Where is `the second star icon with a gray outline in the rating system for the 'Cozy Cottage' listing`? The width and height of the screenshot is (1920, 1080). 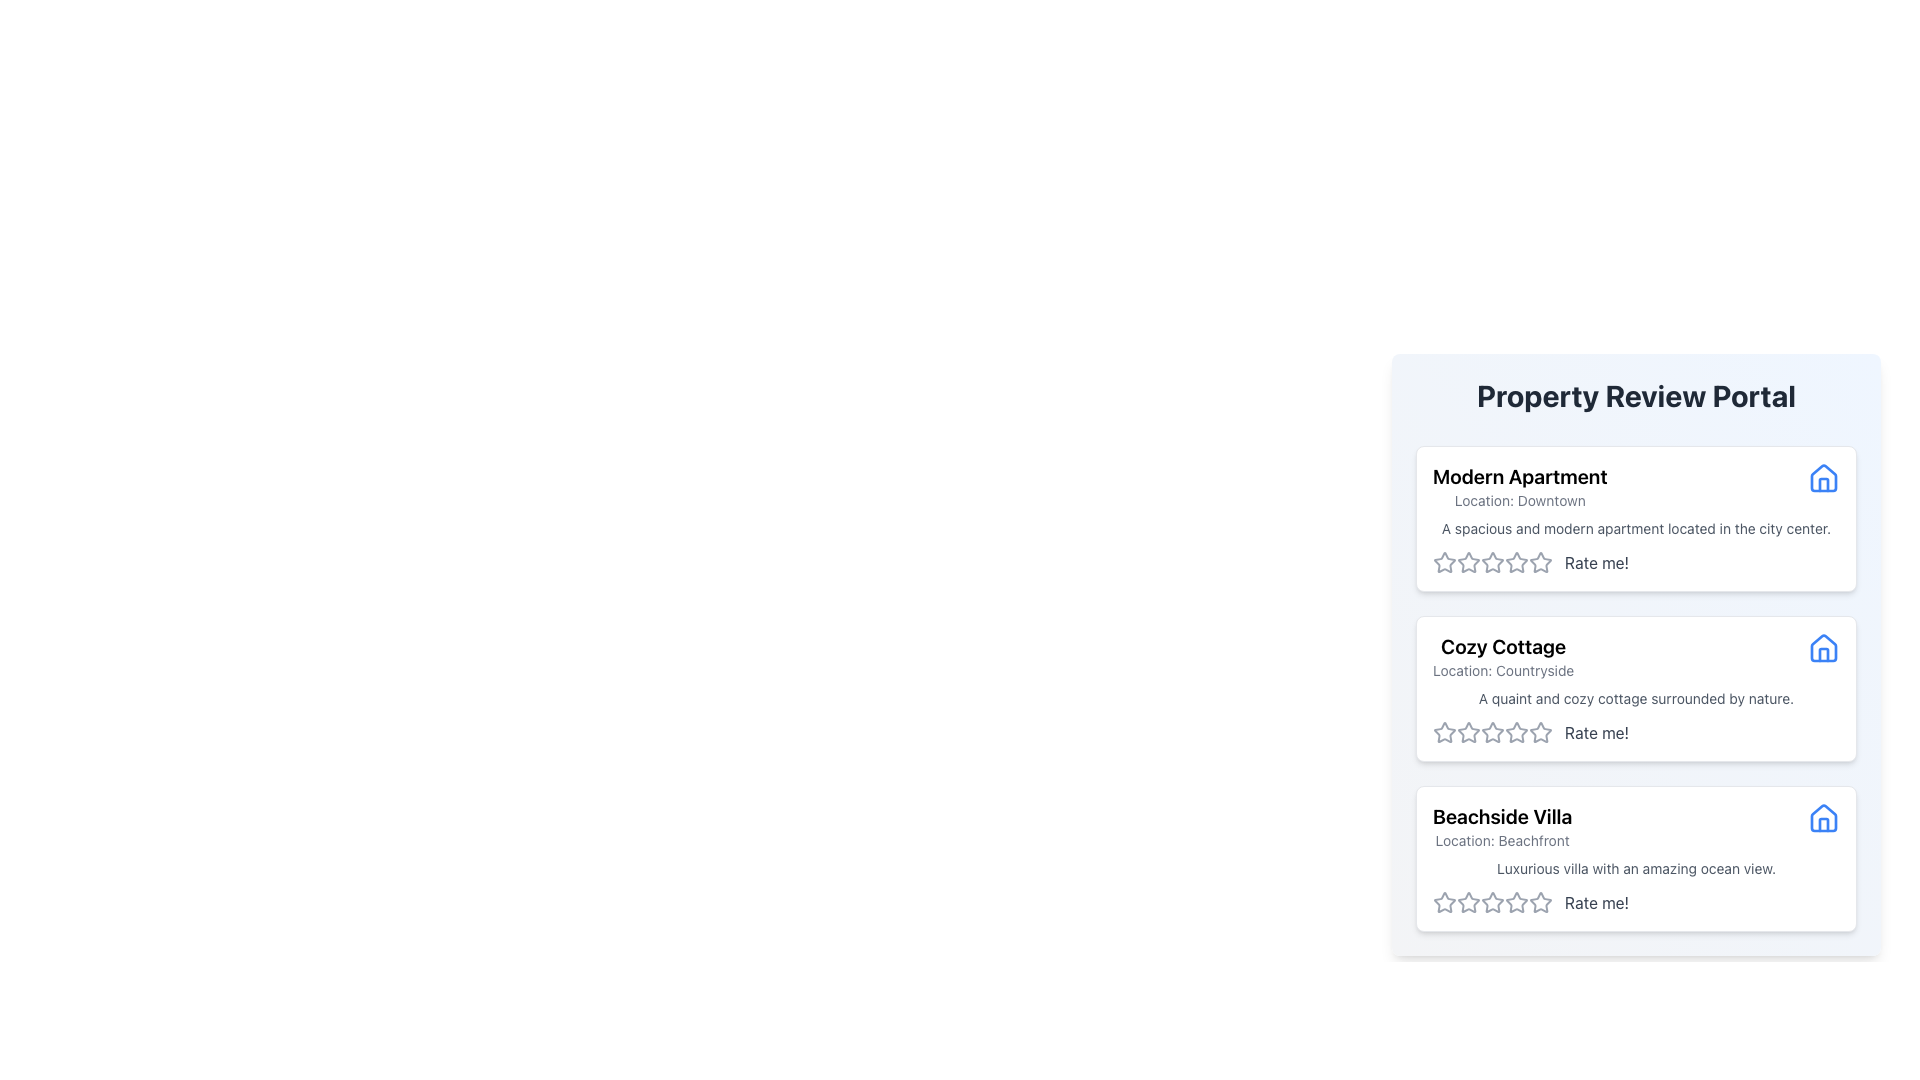
the second star icon with a gray outline in the rating system for the 'Cozy Cottage' listing is located at coordinates (1492, 732).